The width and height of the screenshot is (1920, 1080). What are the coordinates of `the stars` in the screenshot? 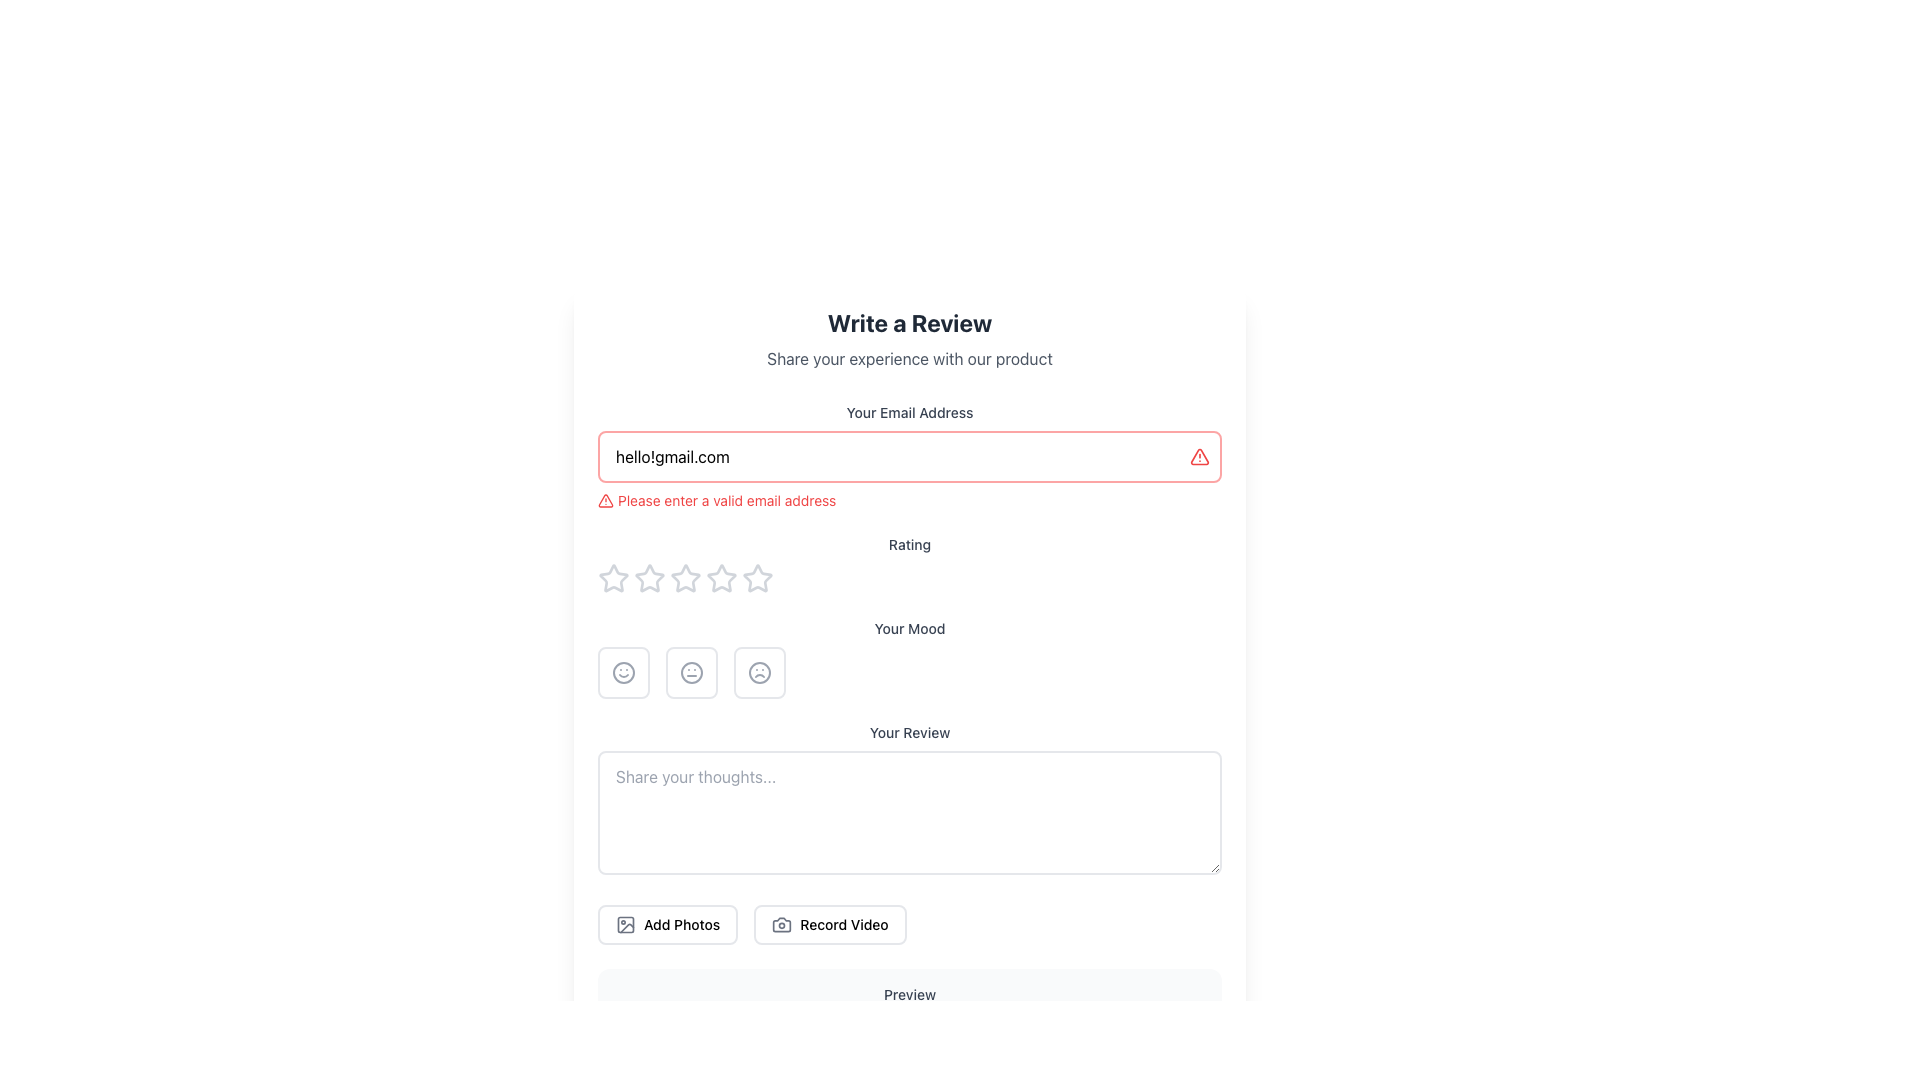 It's located at (909, 578).